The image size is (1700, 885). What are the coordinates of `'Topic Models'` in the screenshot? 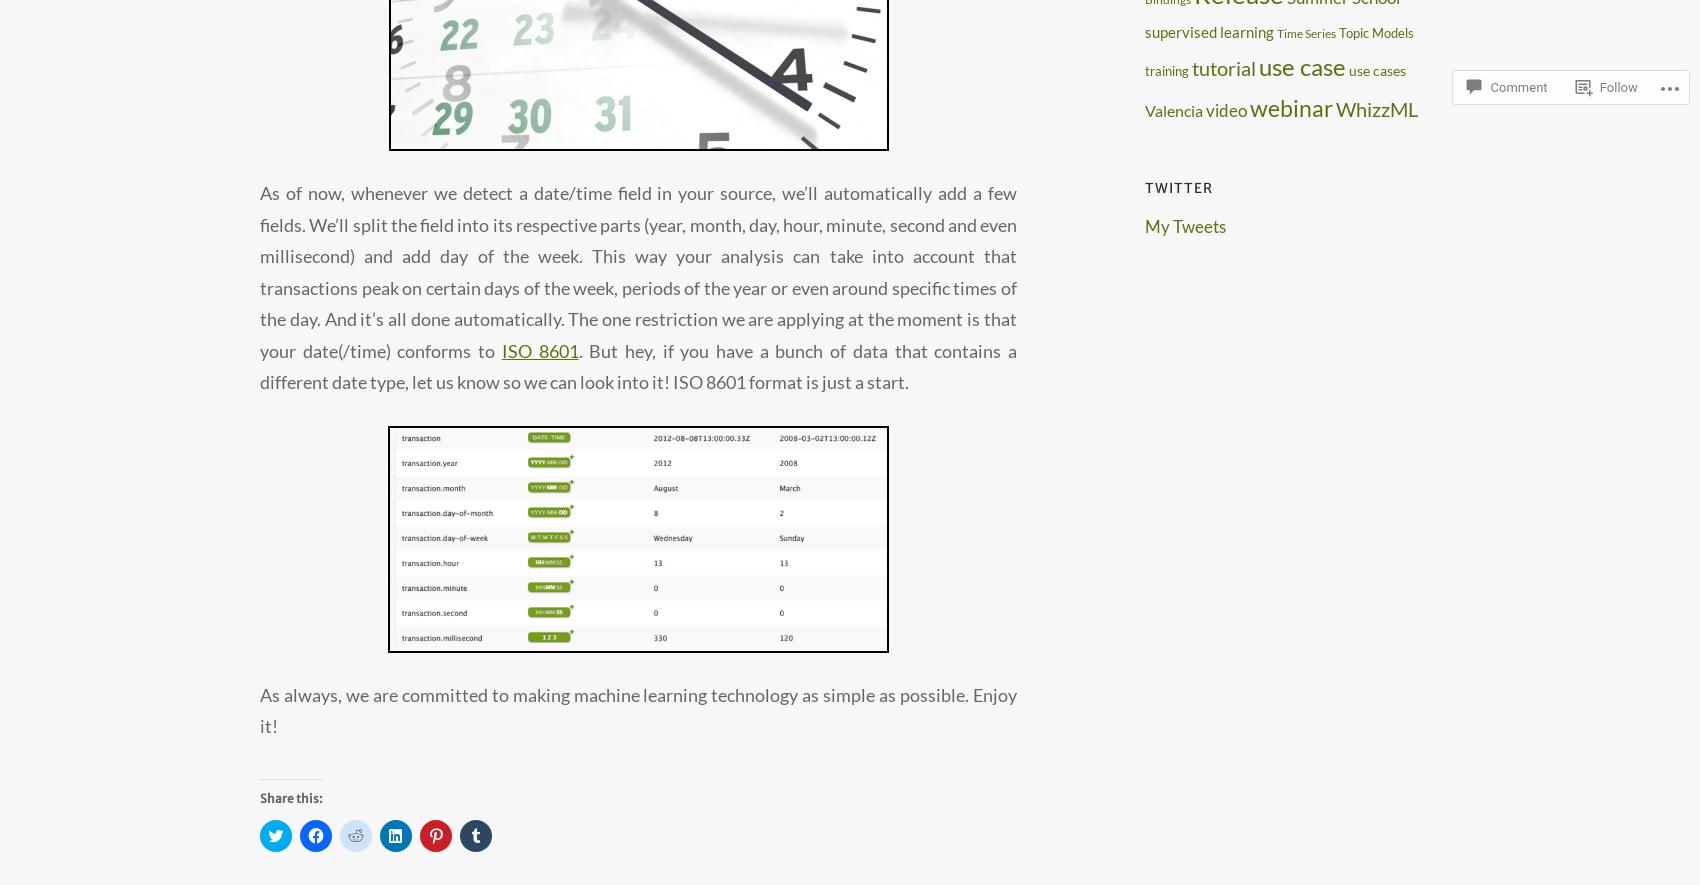 It's located at (1376, 33).